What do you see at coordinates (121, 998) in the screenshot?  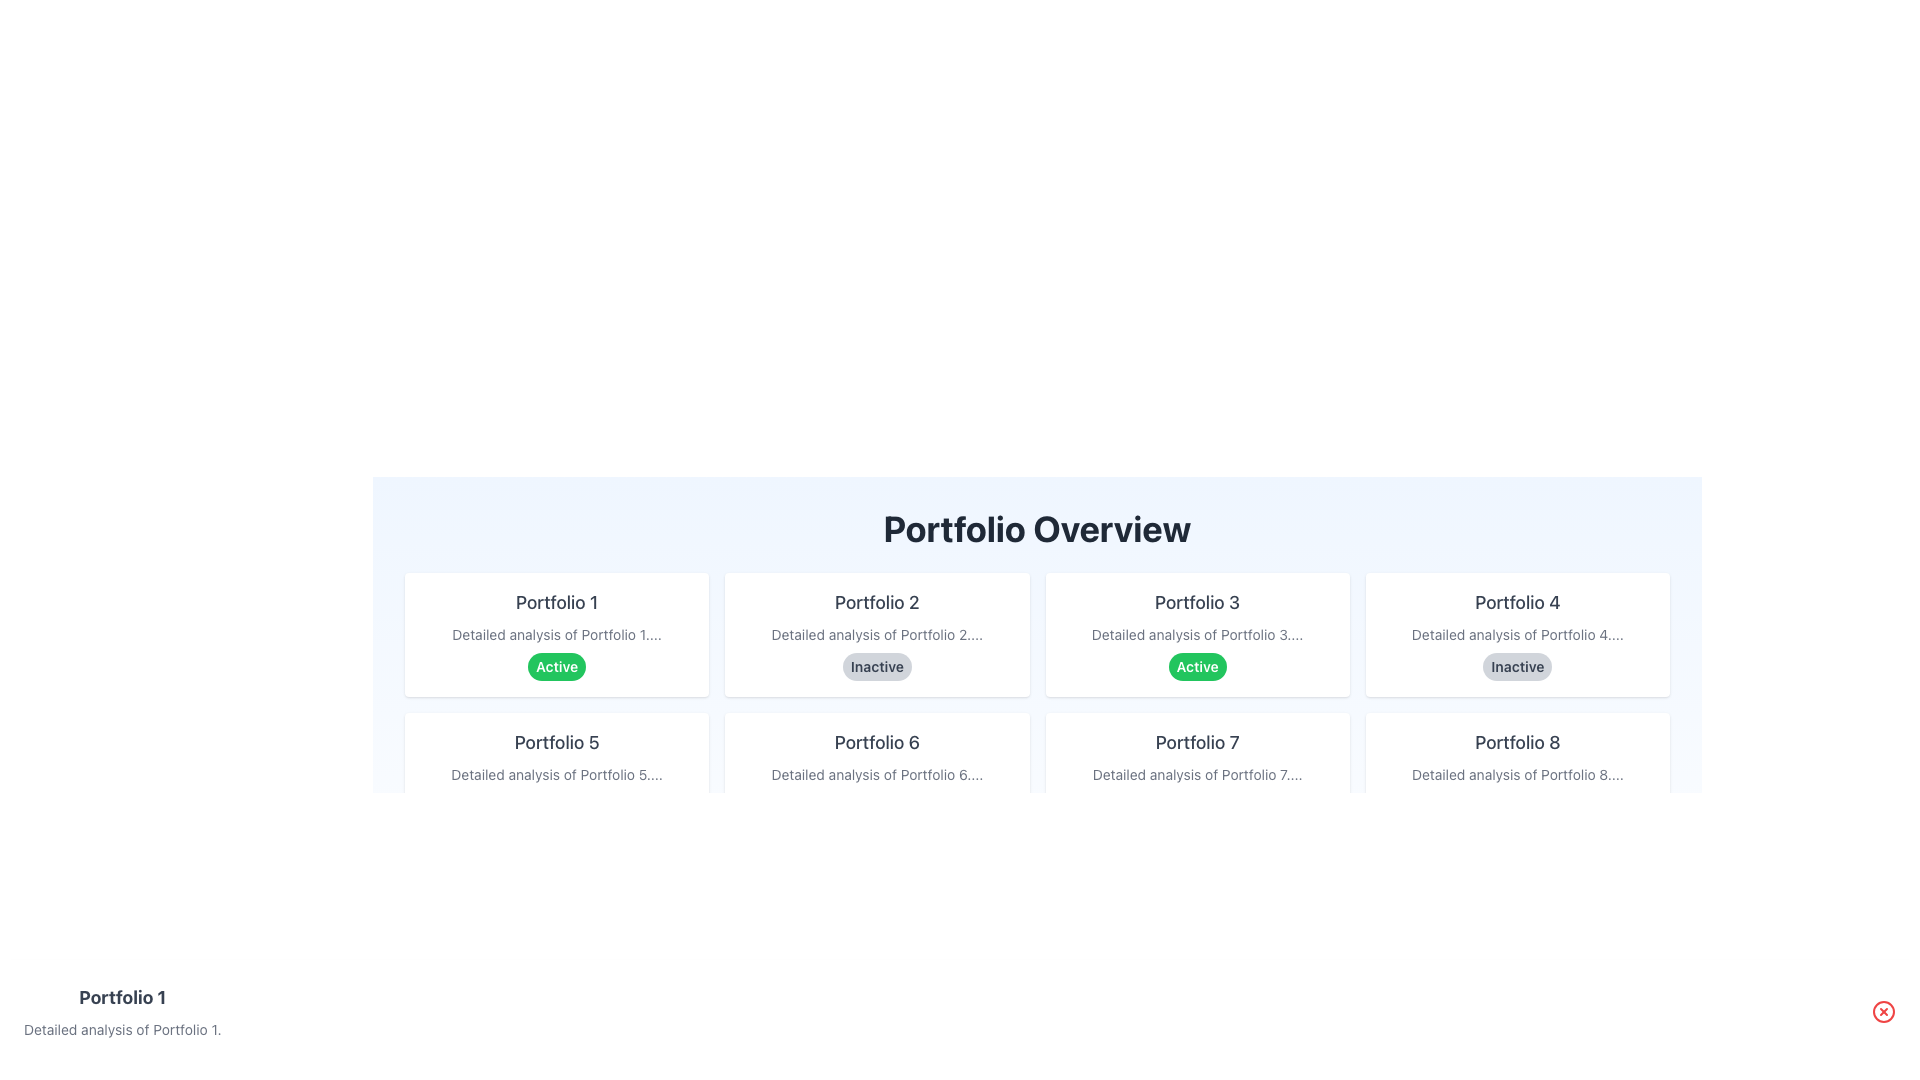 I see `text label displaying 'Portfolio 1' which is bold and large, located at the bottom-left corner of the interface` at bounding box center [121, 998].